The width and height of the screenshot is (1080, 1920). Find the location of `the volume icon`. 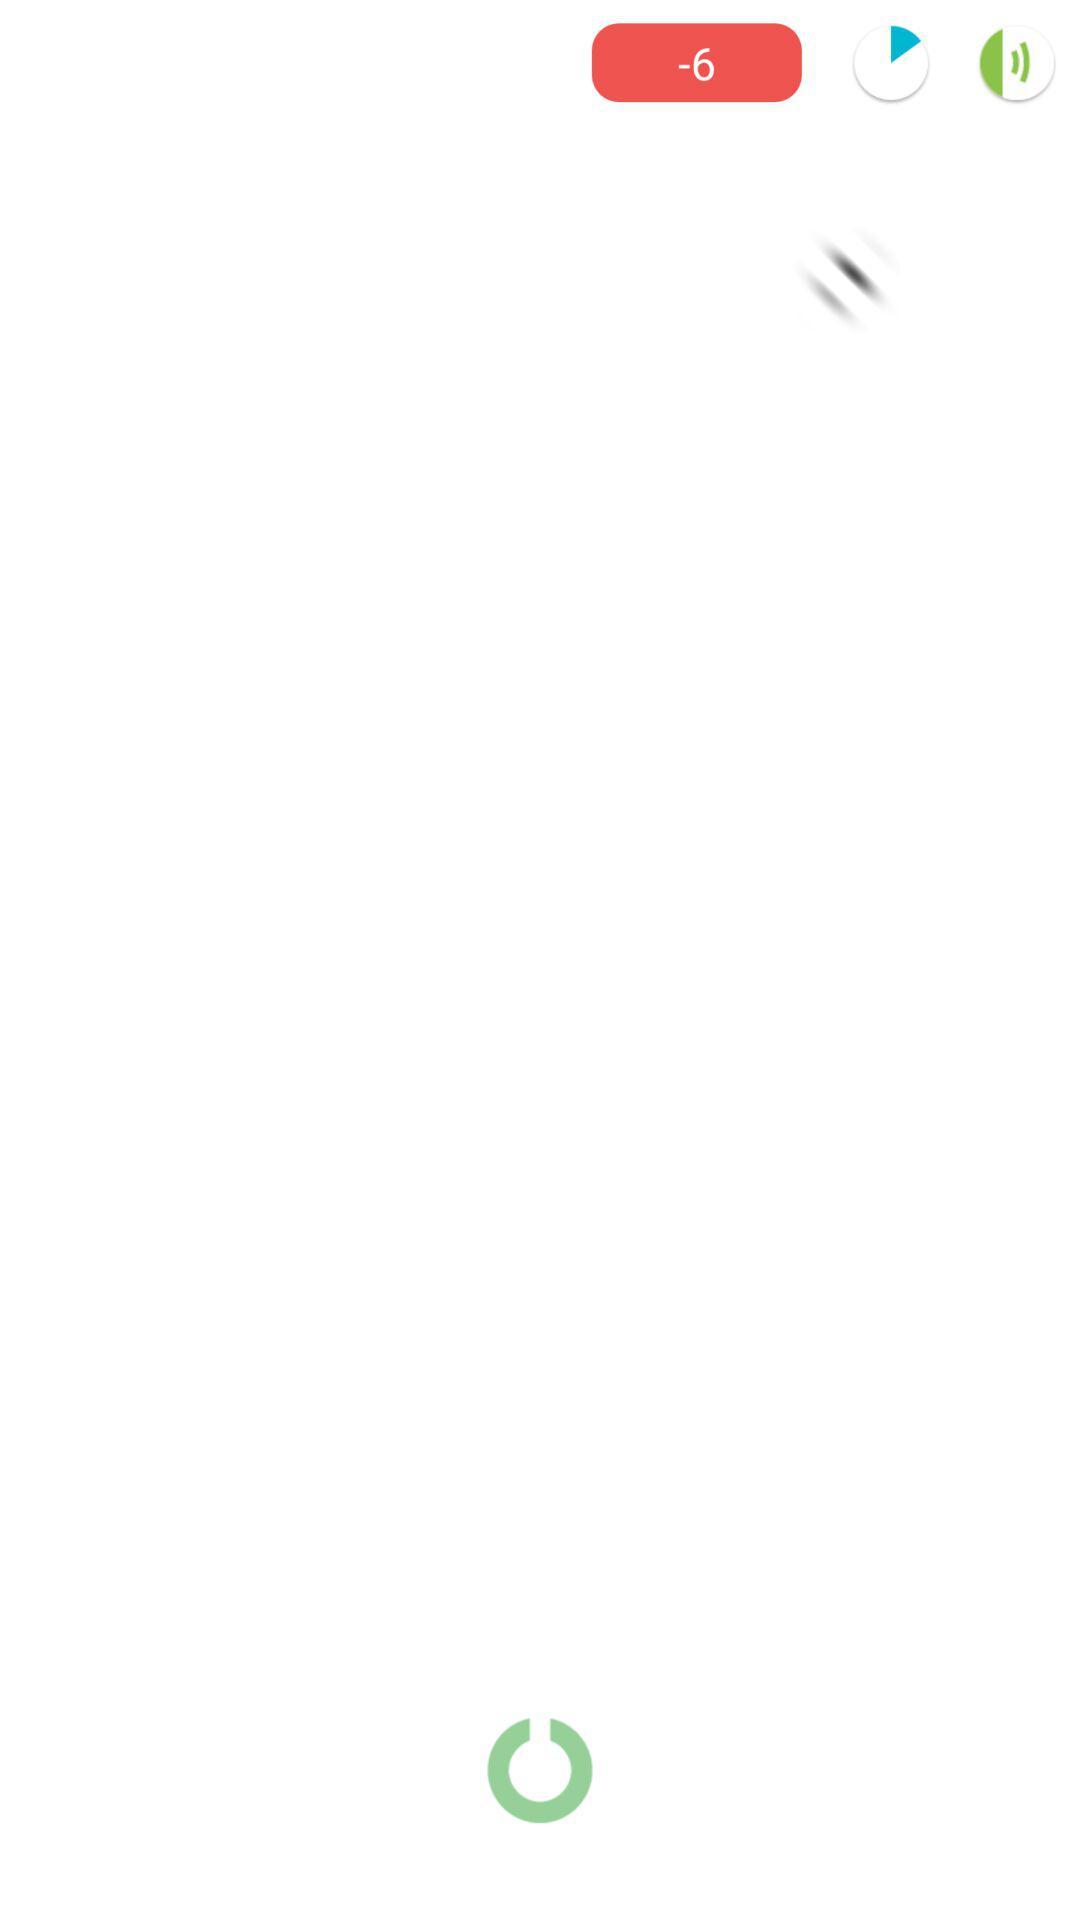

the volume icon is located at coordinates (1017, 62).